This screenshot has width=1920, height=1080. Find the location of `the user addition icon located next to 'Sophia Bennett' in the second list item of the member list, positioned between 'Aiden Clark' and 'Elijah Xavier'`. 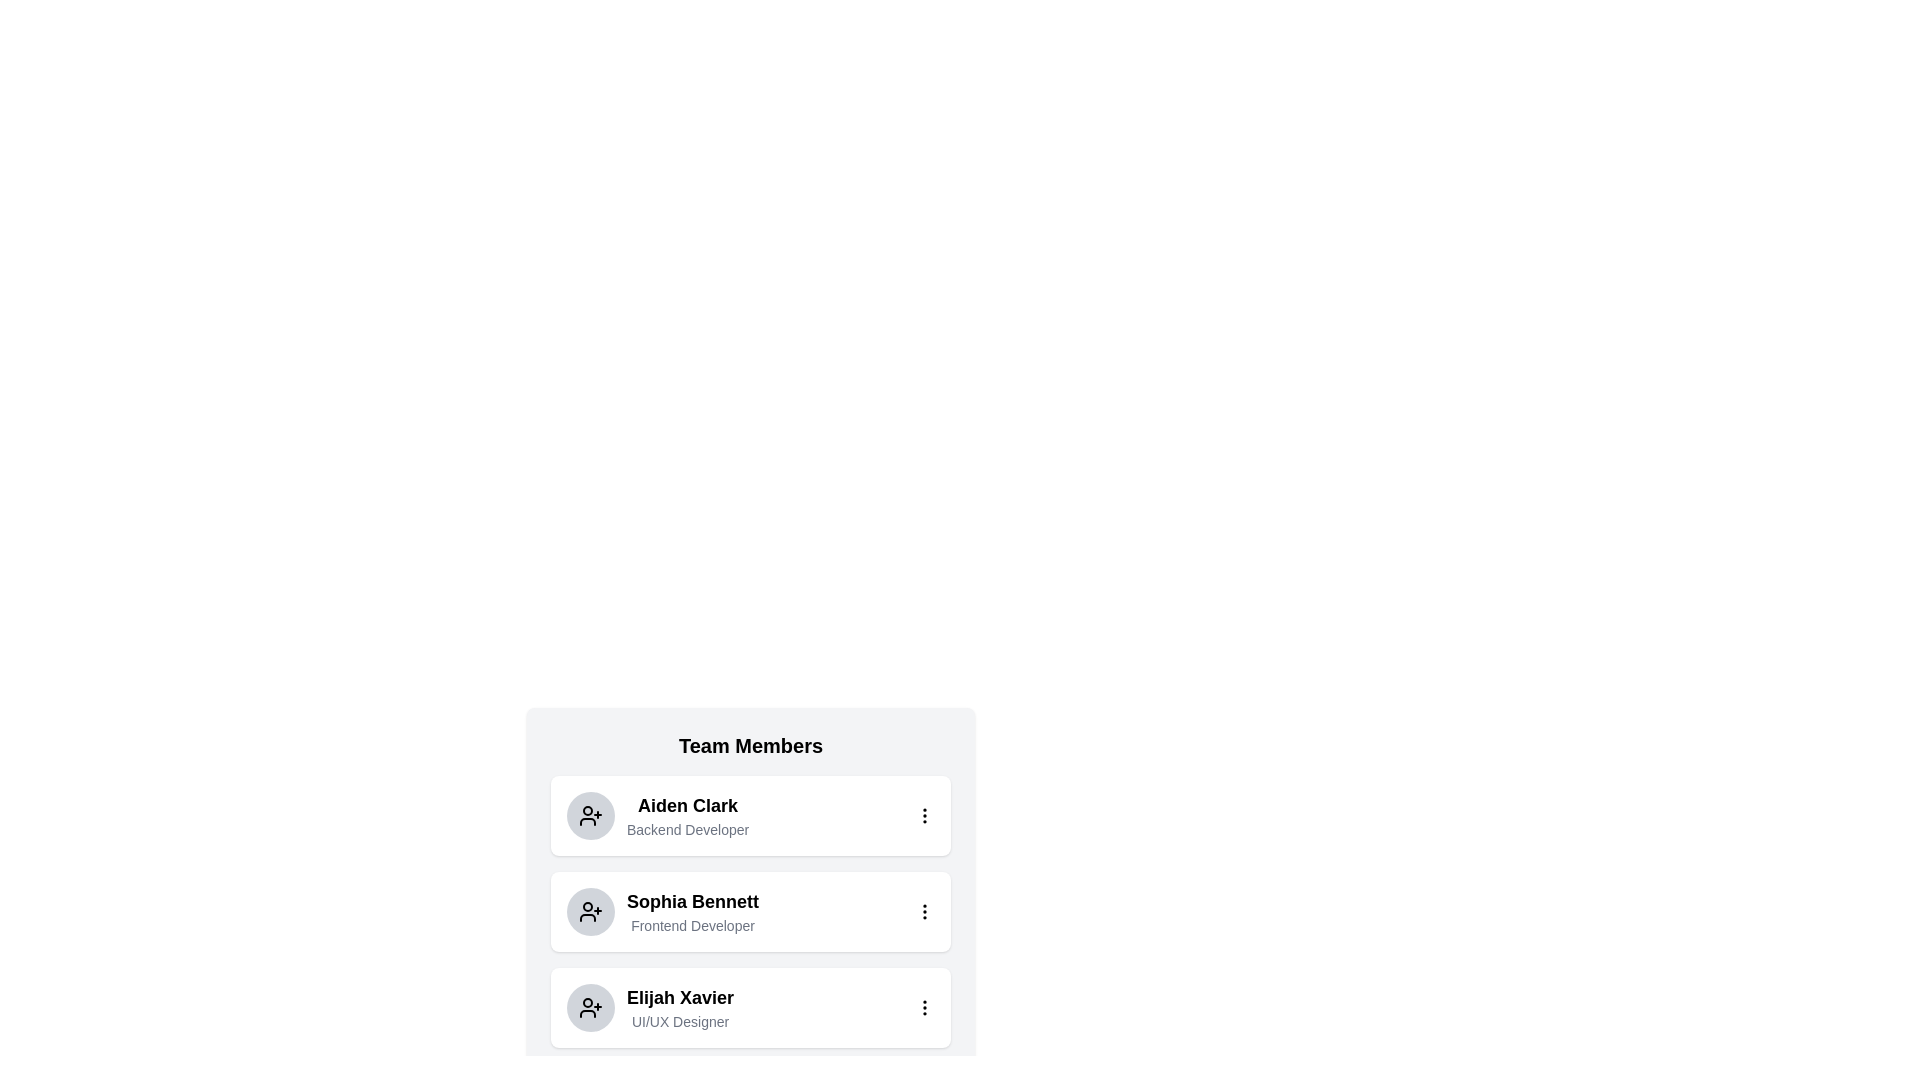

the user addition icon located next to 'Sophia Bennett' in the second list item of the member list, positioned between 'Aiden Clark' and 'Elijah Xavier' is located at coordinates (589, 911).